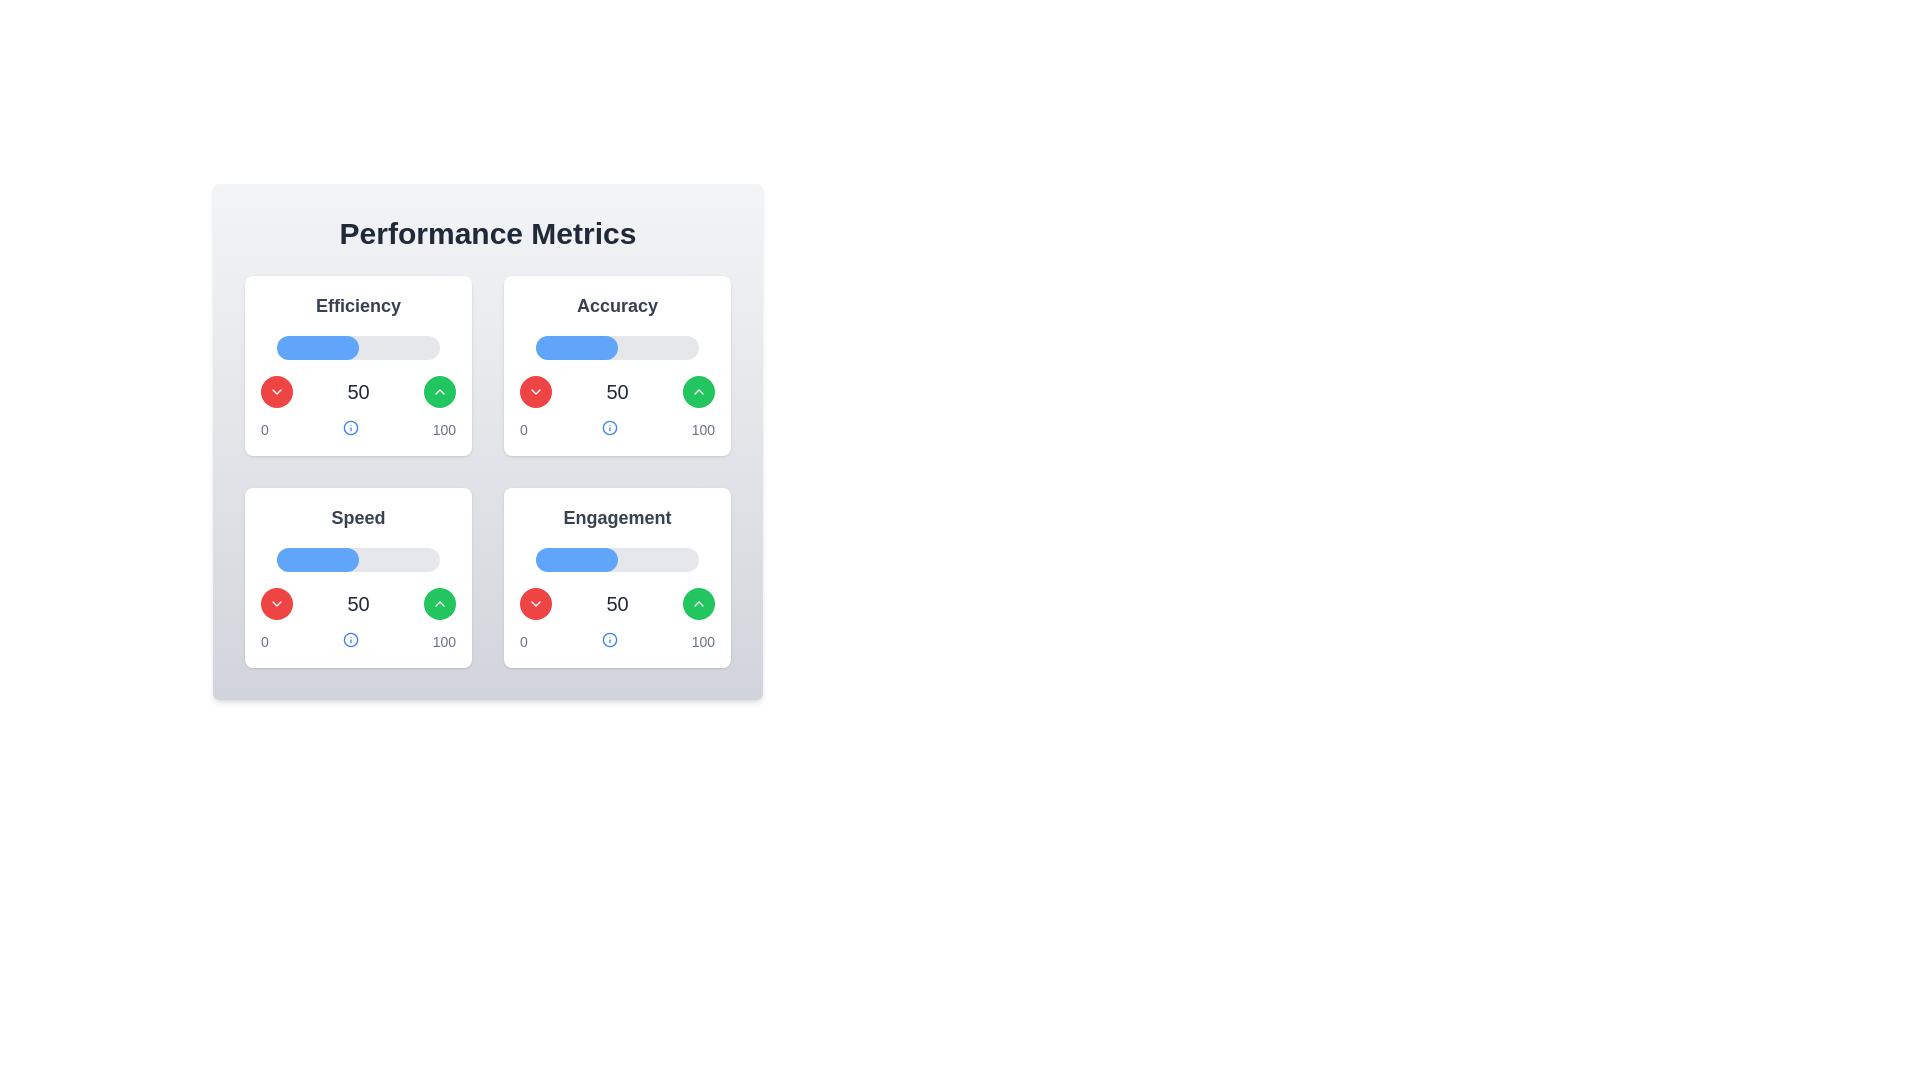 This screenshot has height=1080, width=1920. I want to click on the icon in the bottom-right corner of the 'Engagement' metric card, which is part of a green button, so click(699, 603).